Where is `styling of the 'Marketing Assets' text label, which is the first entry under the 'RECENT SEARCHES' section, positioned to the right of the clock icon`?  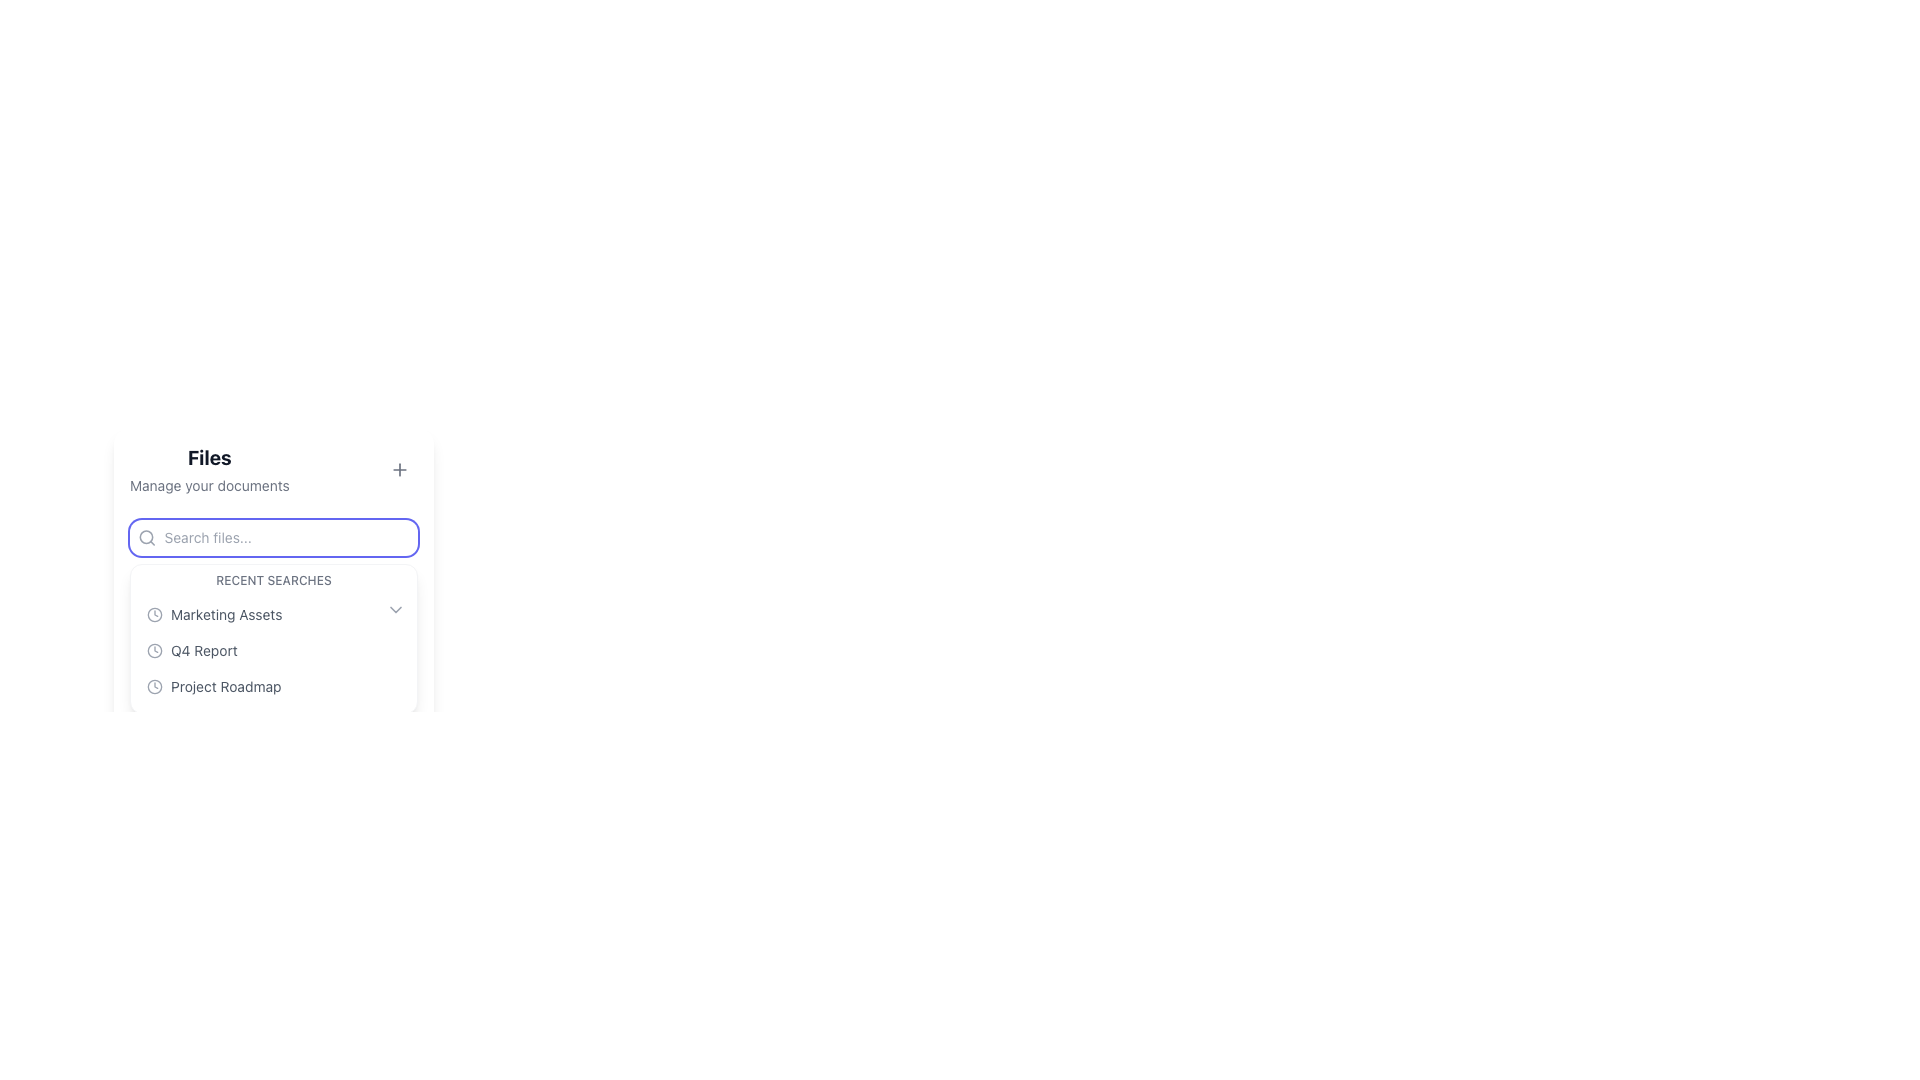
styling of the 'Marketing Assets' text label, which is the first entry under the 'RECENT SEARCHES' section, positioned to the right of the clock icon is located at coordinates (226, 613).